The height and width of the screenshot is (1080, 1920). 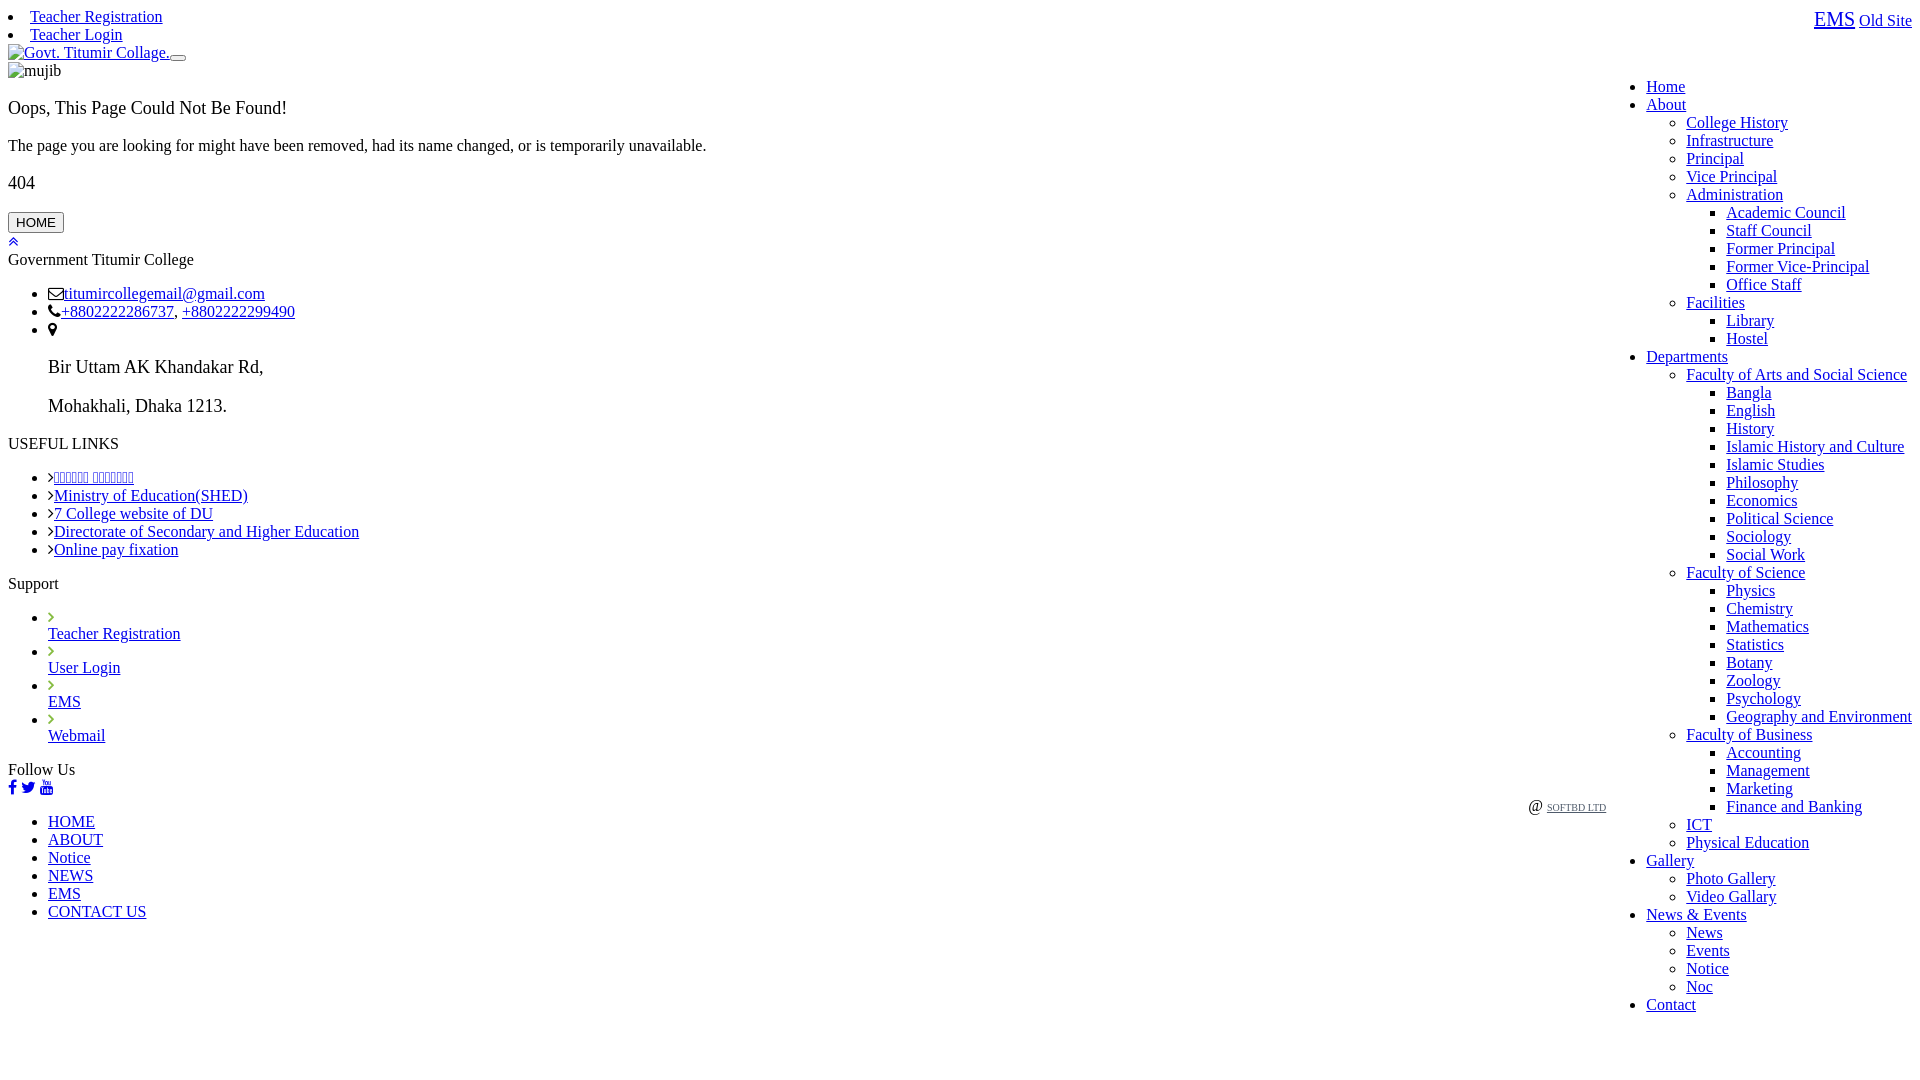 I want to click on 'Psychology', so click(x=1763, y=697).